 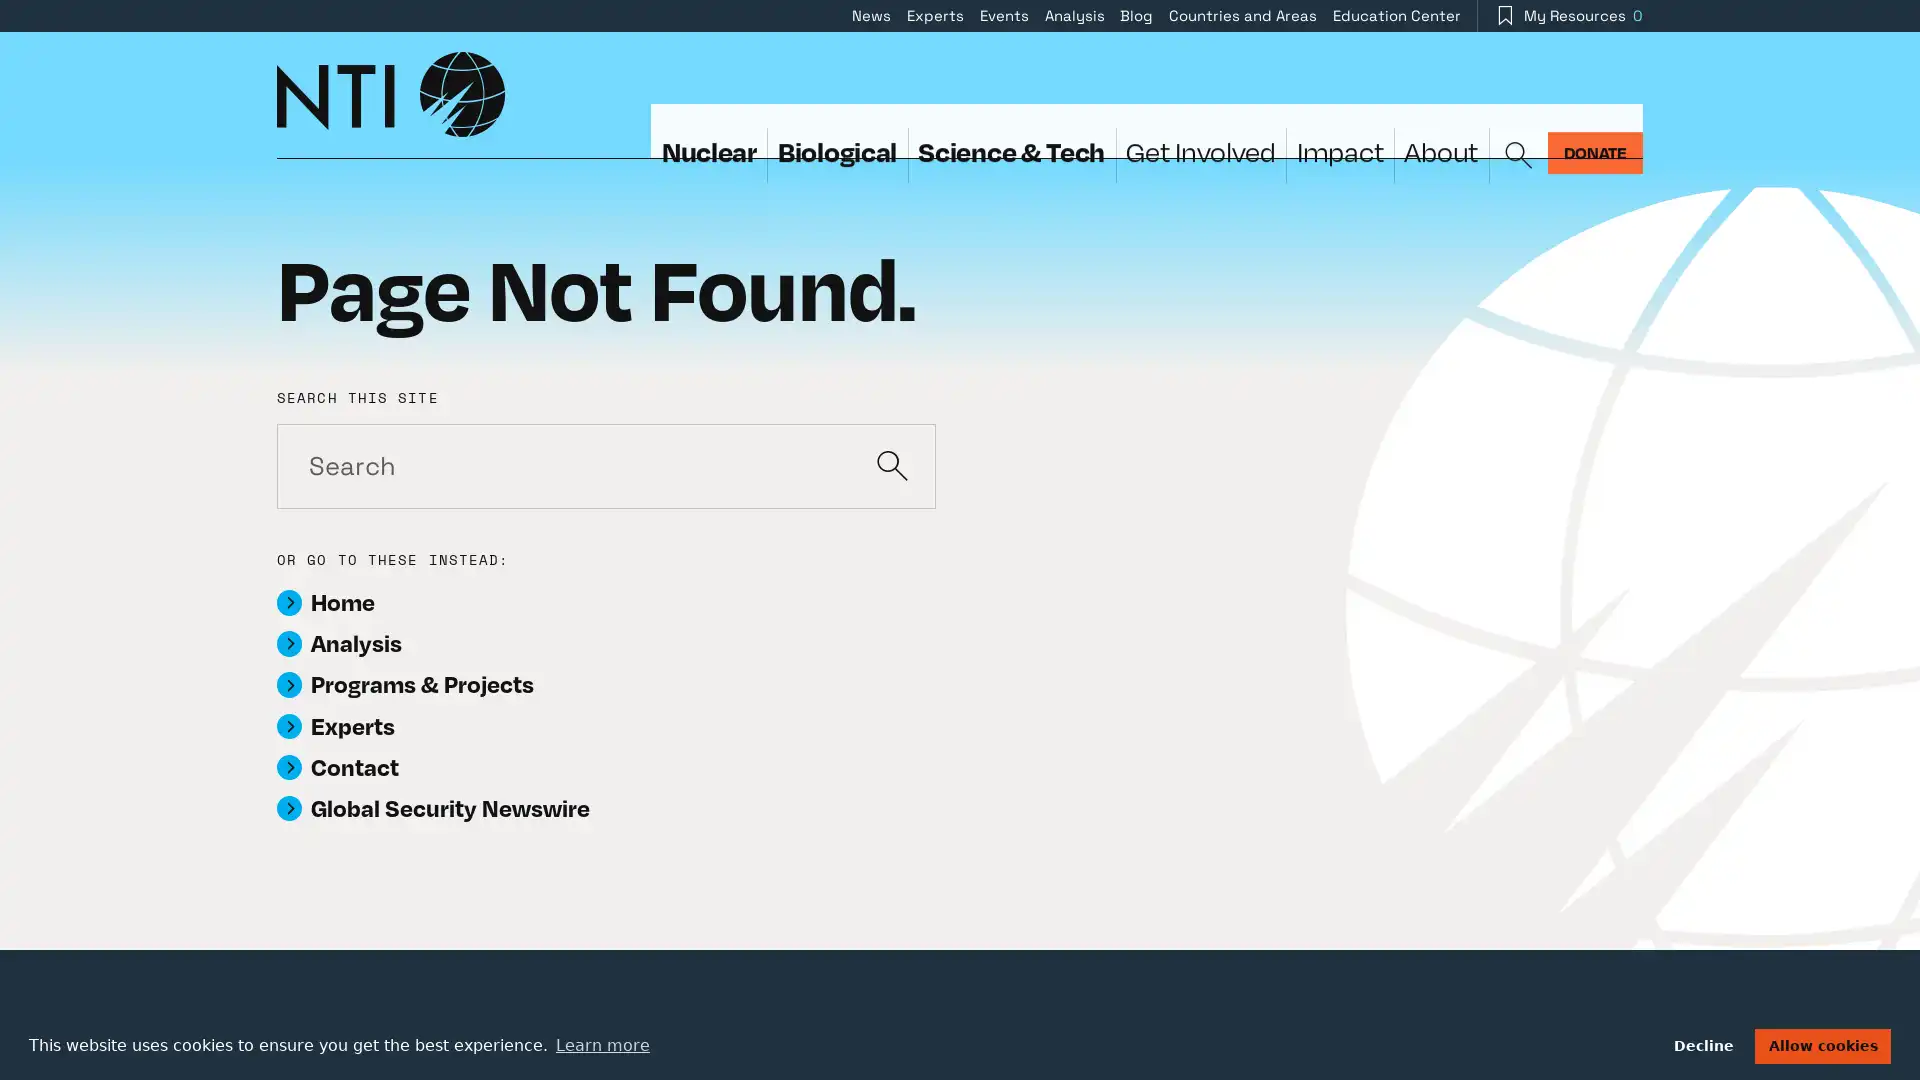 What do you see at coordinates (891, 465) in the screenshot?
I see `Submit` at bounding box center [891, 465].